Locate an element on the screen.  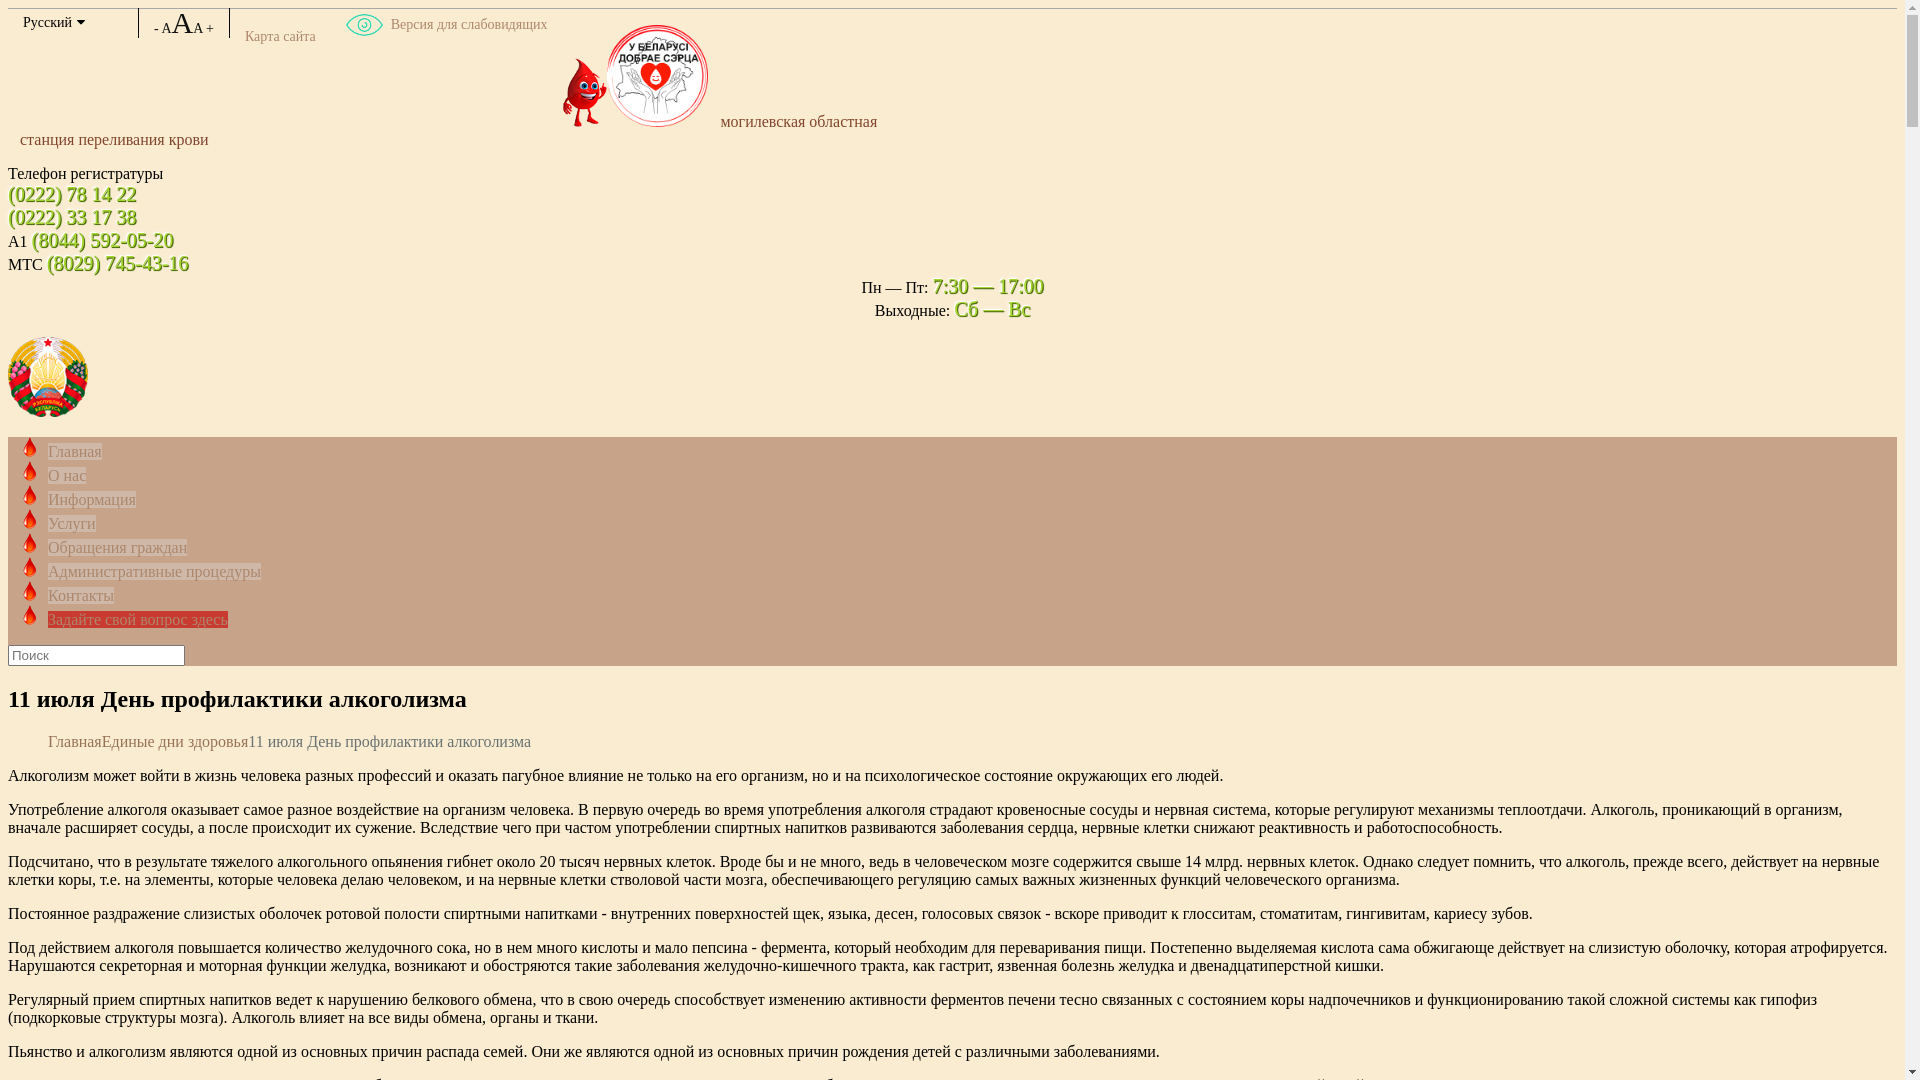
'-' is located at coordinates (155, 28).